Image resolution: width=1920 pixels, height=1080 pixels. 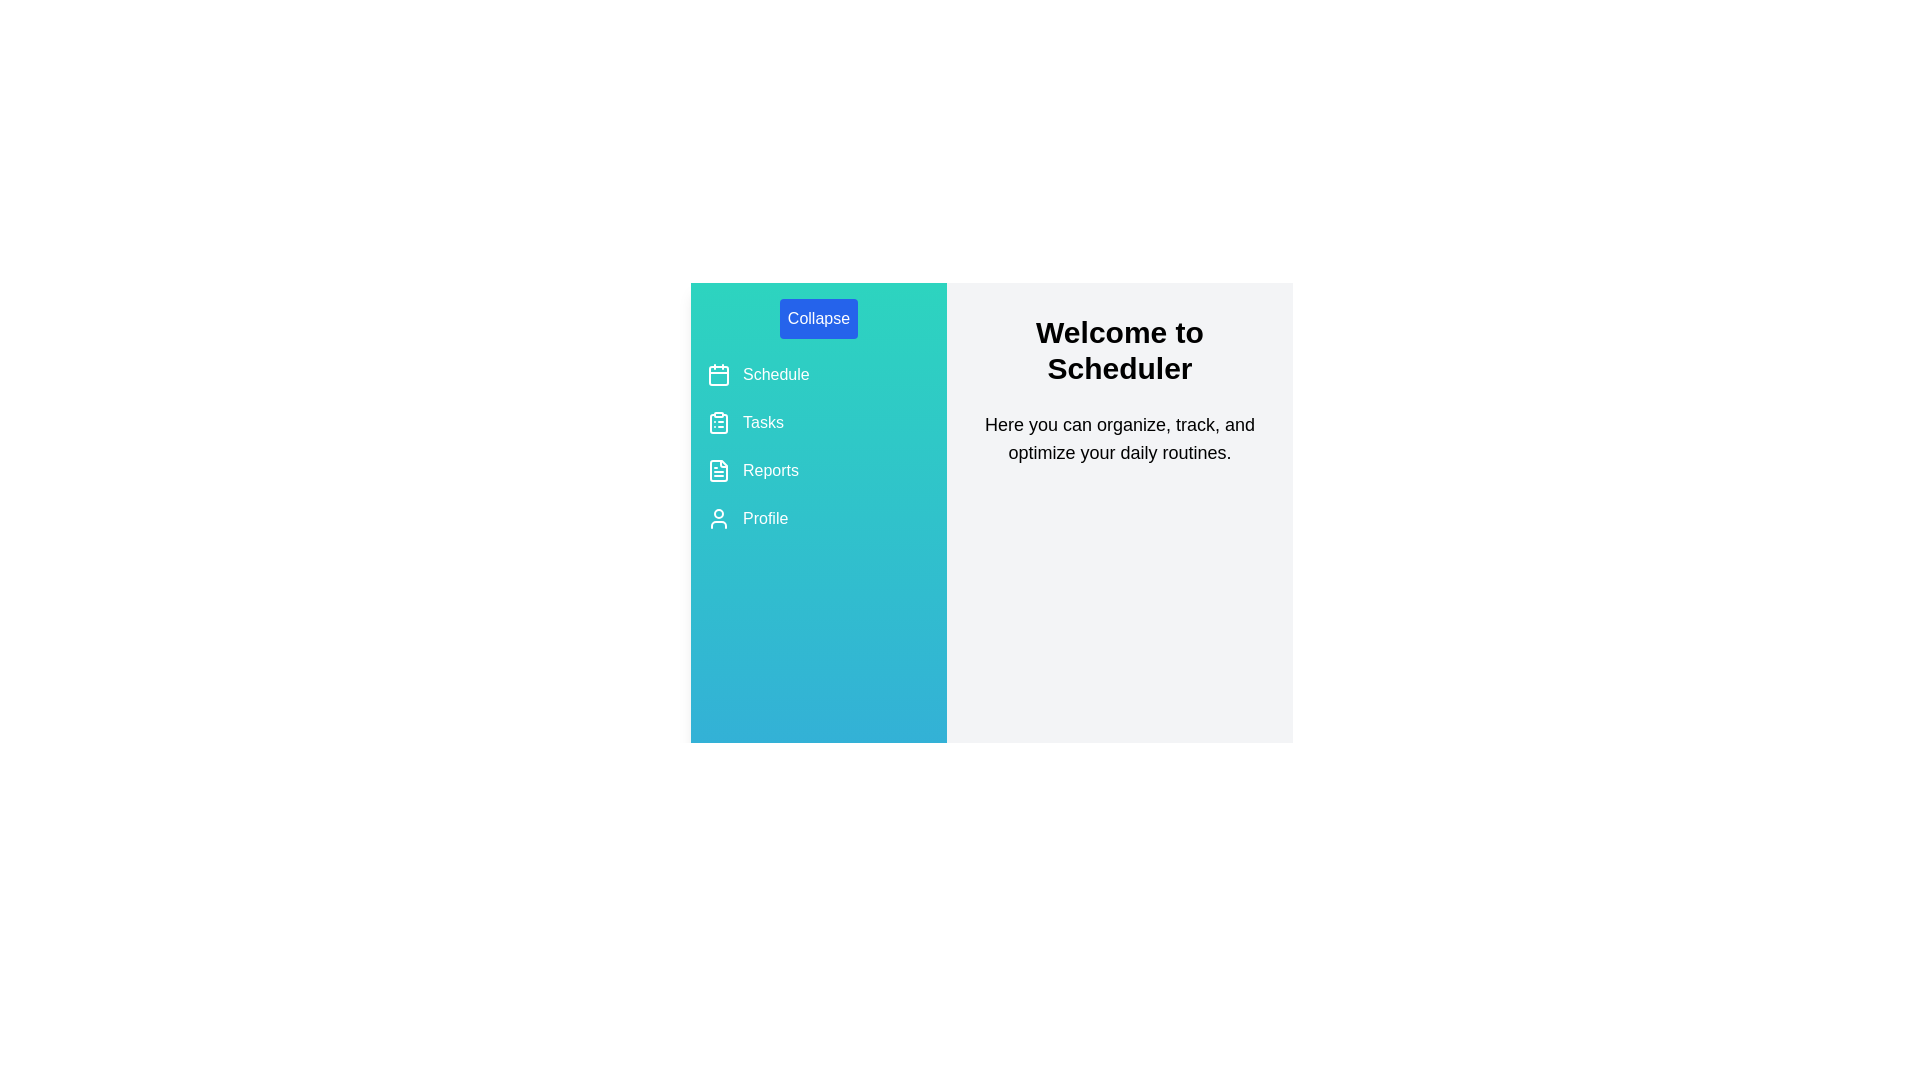 What do you see at coordinates (819, 422) in the screenshot?
I see `the 'Tasks' navigation item in the drawer` at bounding box center [819, 422].